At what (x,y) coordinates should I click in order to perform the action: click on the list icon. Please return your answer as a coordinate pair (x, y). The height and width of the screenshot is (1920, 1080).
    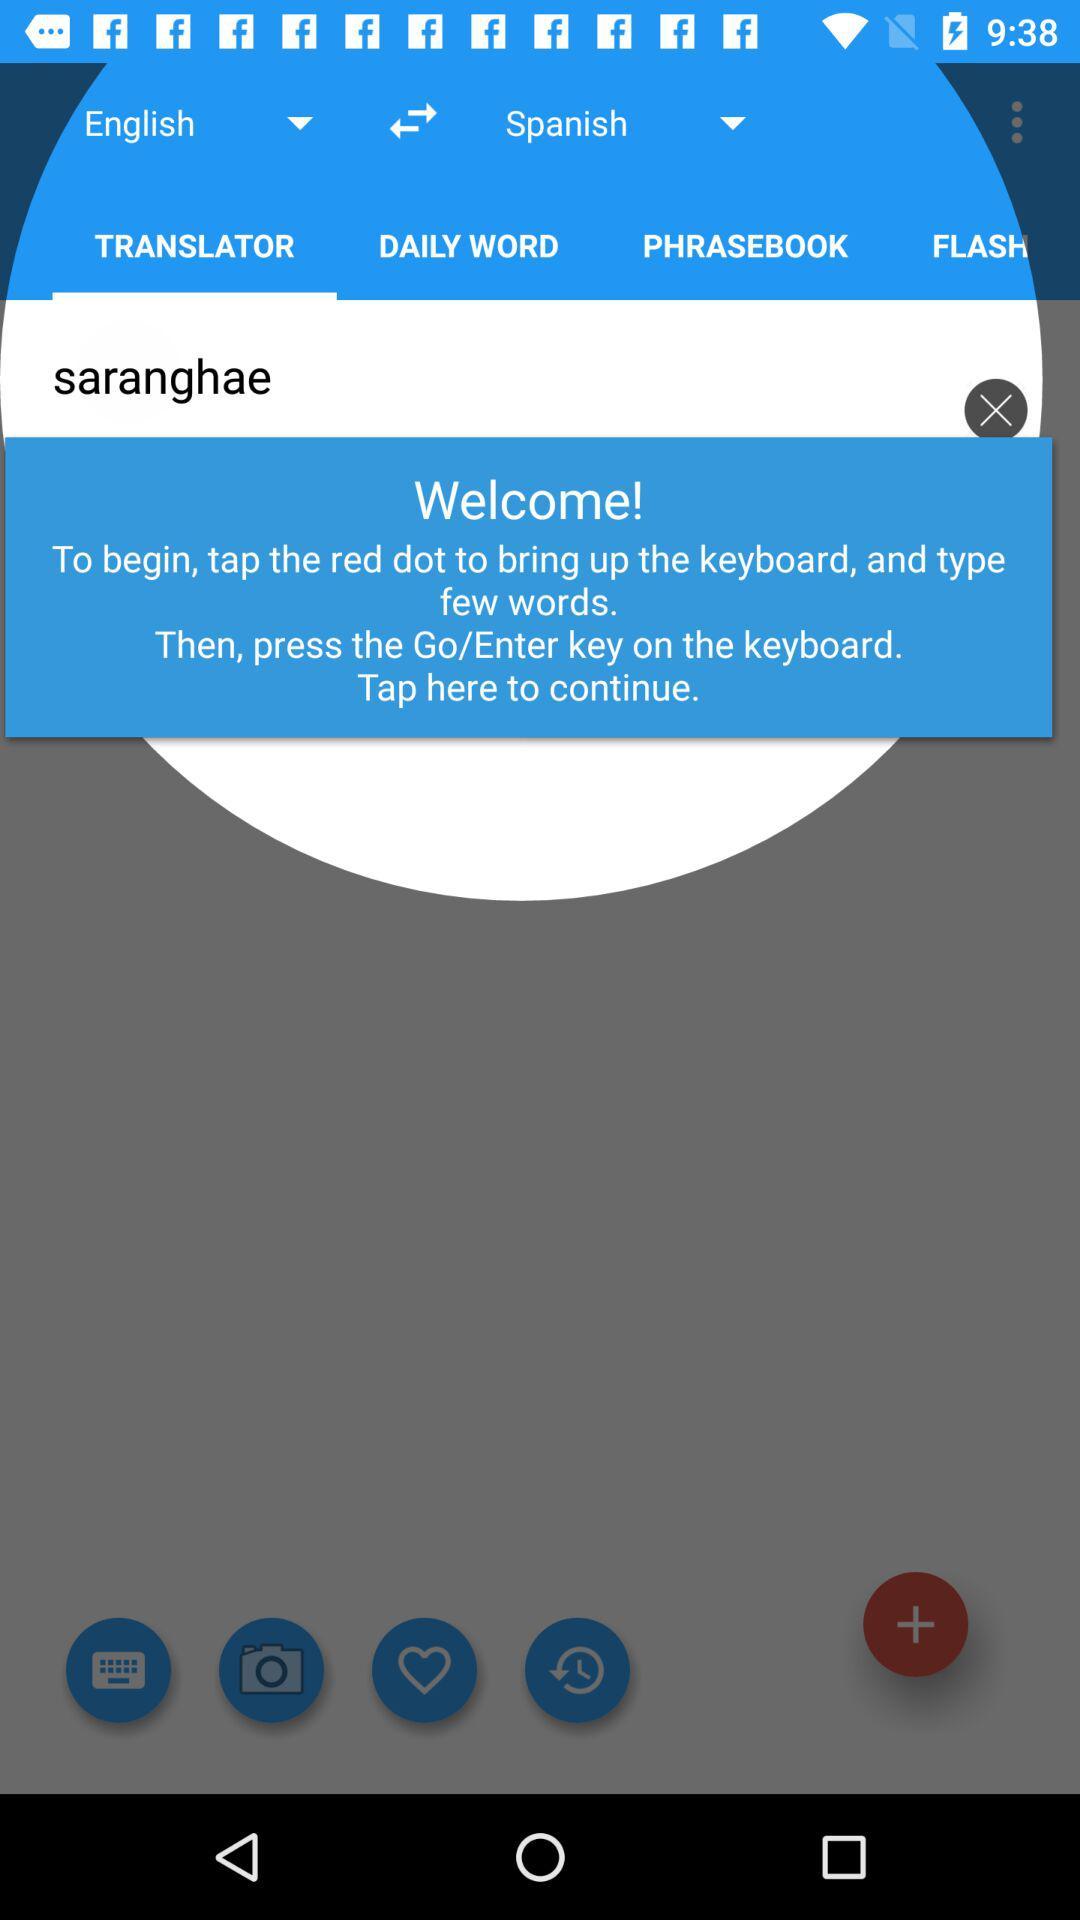
    Looking at the image, I should click on (118, 1670).